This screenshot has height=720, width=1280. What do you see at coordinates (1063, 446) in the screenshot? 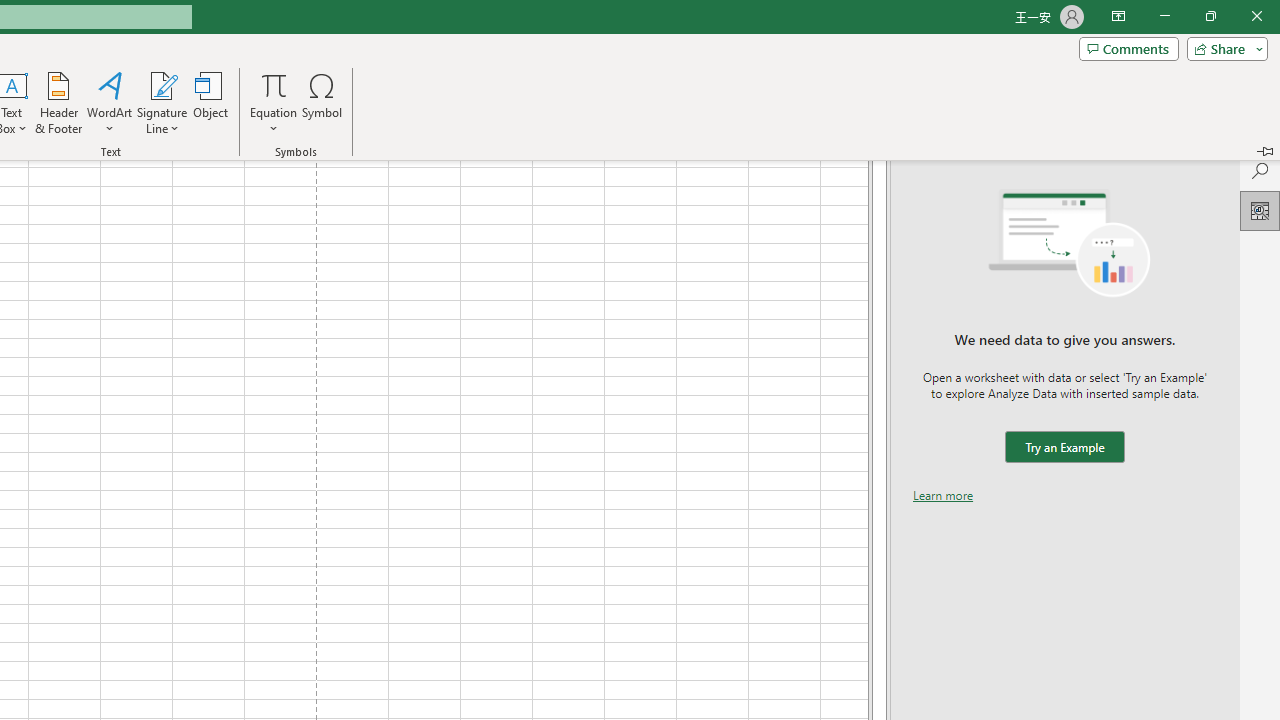
I see `'We need data to give you answers. Try an Example'` at bounding box center [1063, 446].